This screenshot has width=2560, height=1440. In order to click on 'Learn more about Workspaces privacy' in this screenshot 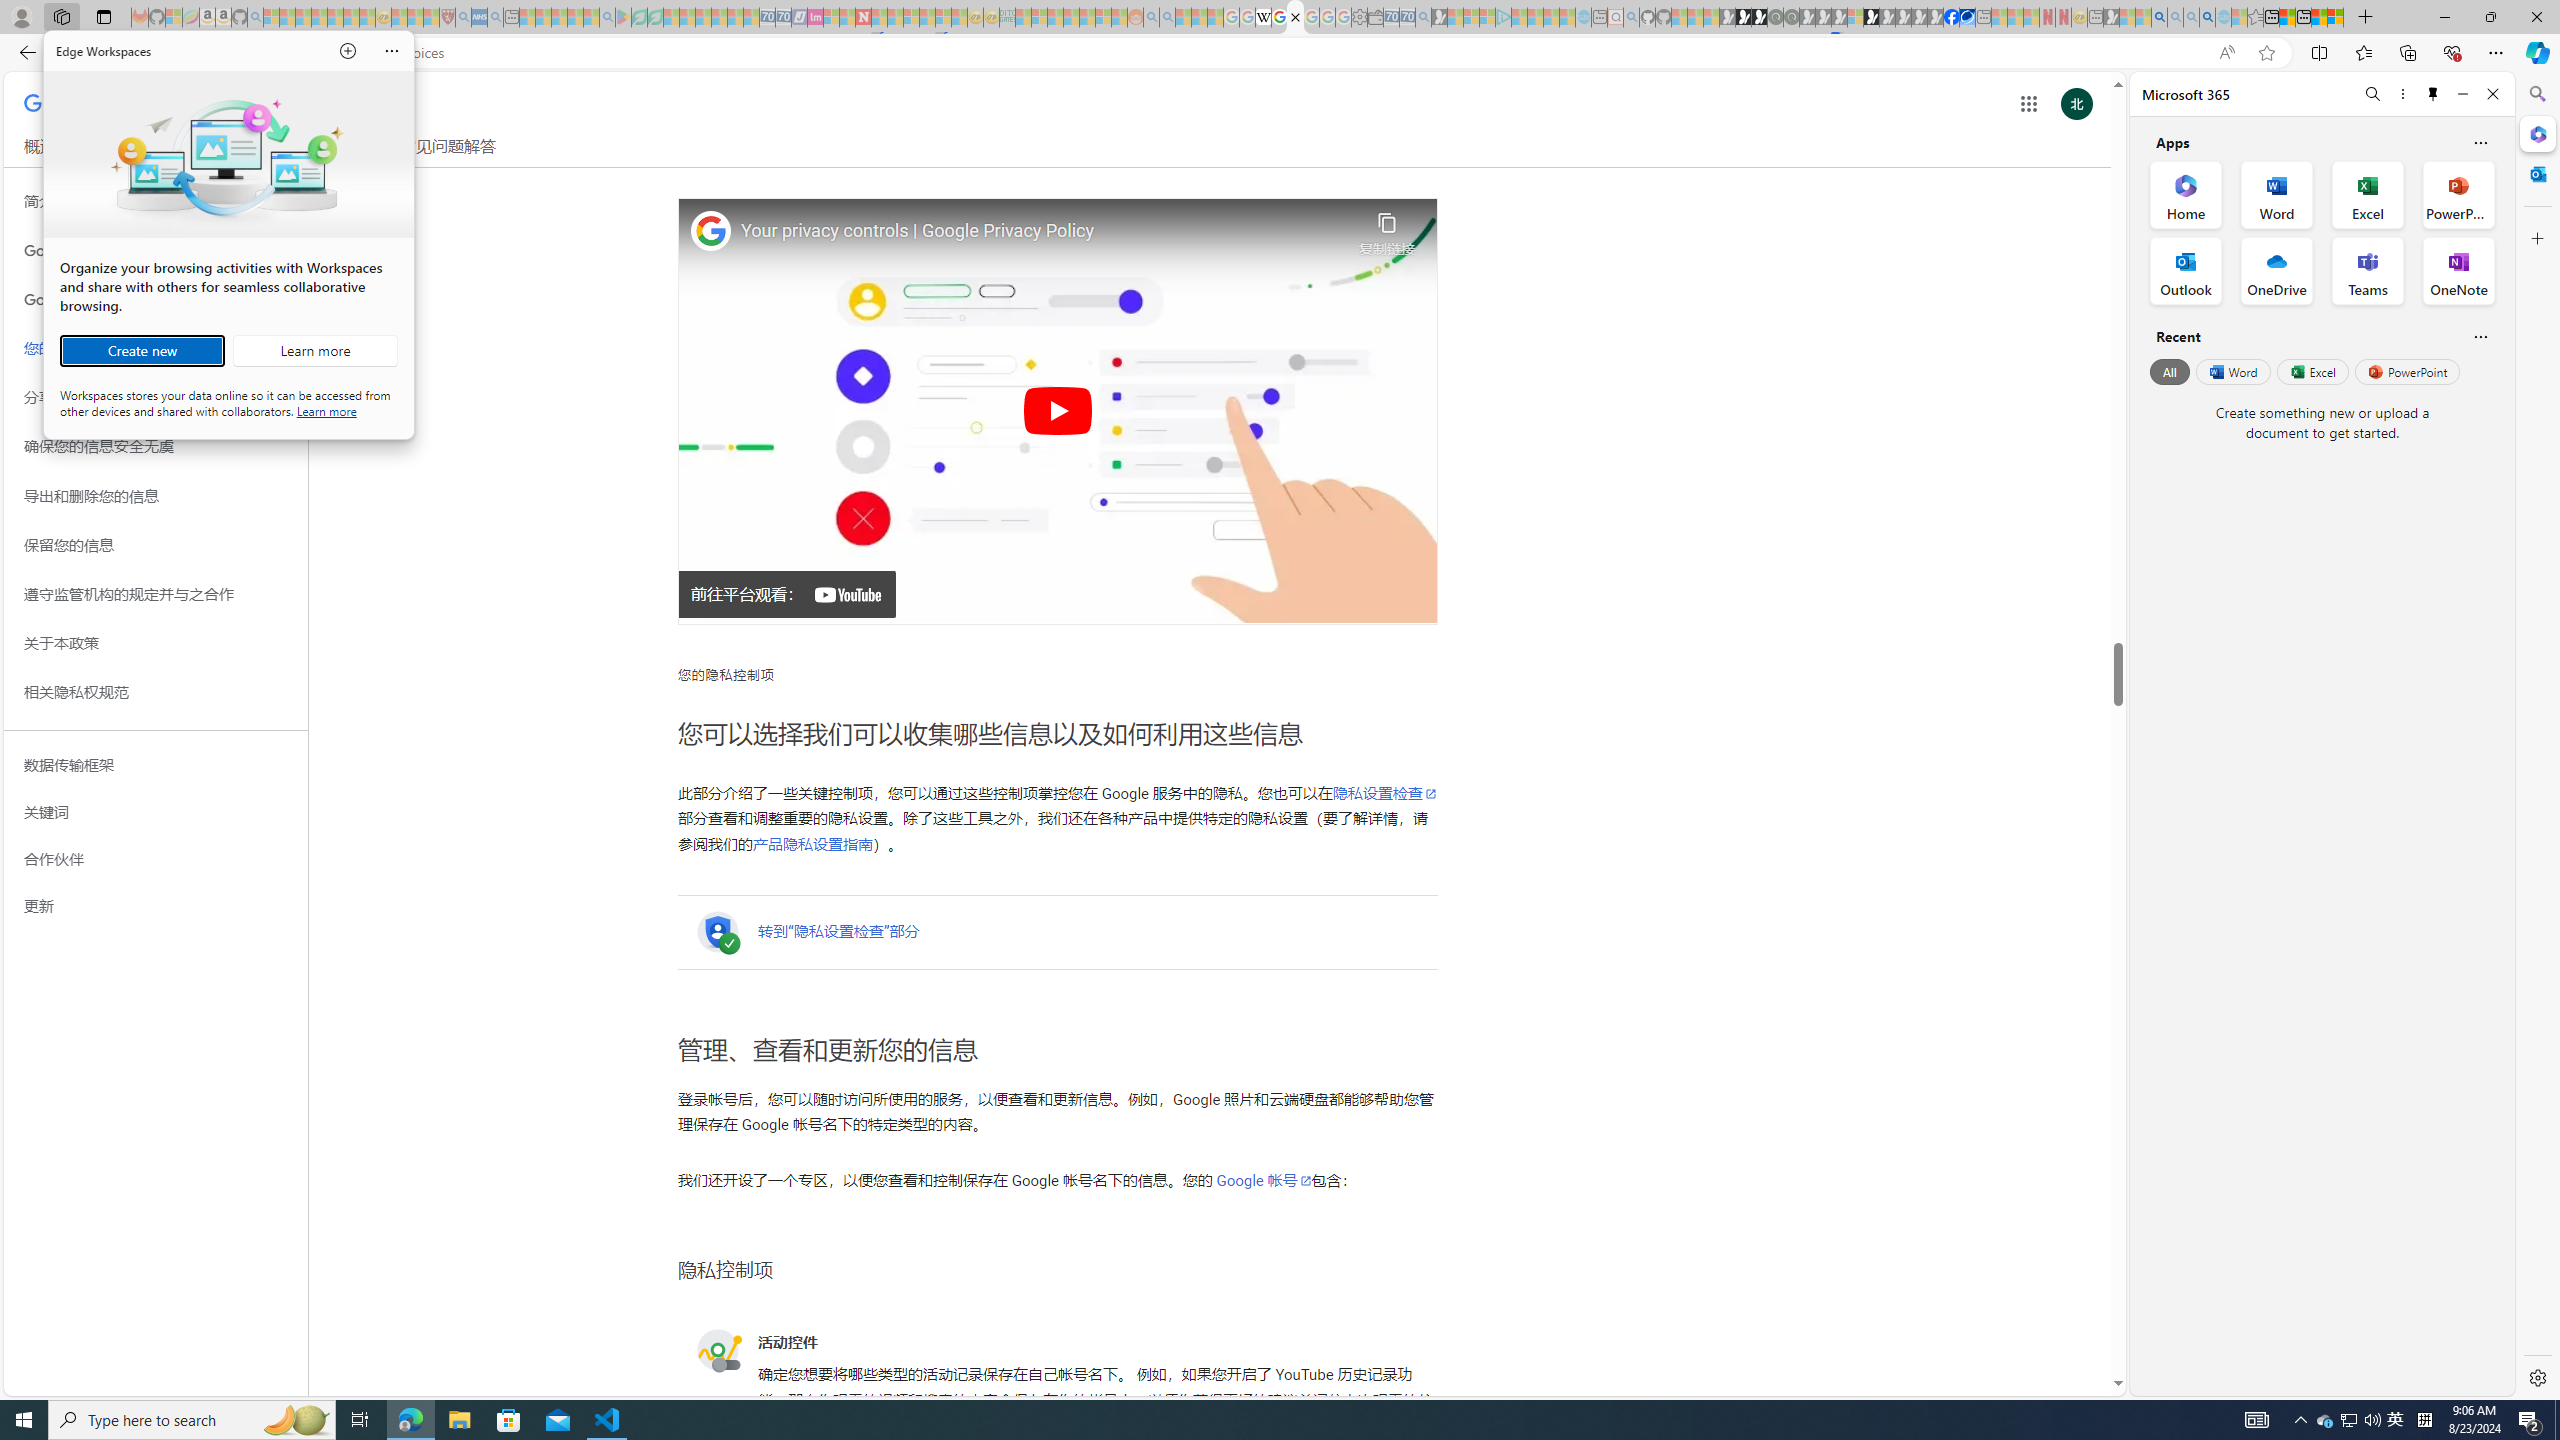, I will do `click(326, 410)`.